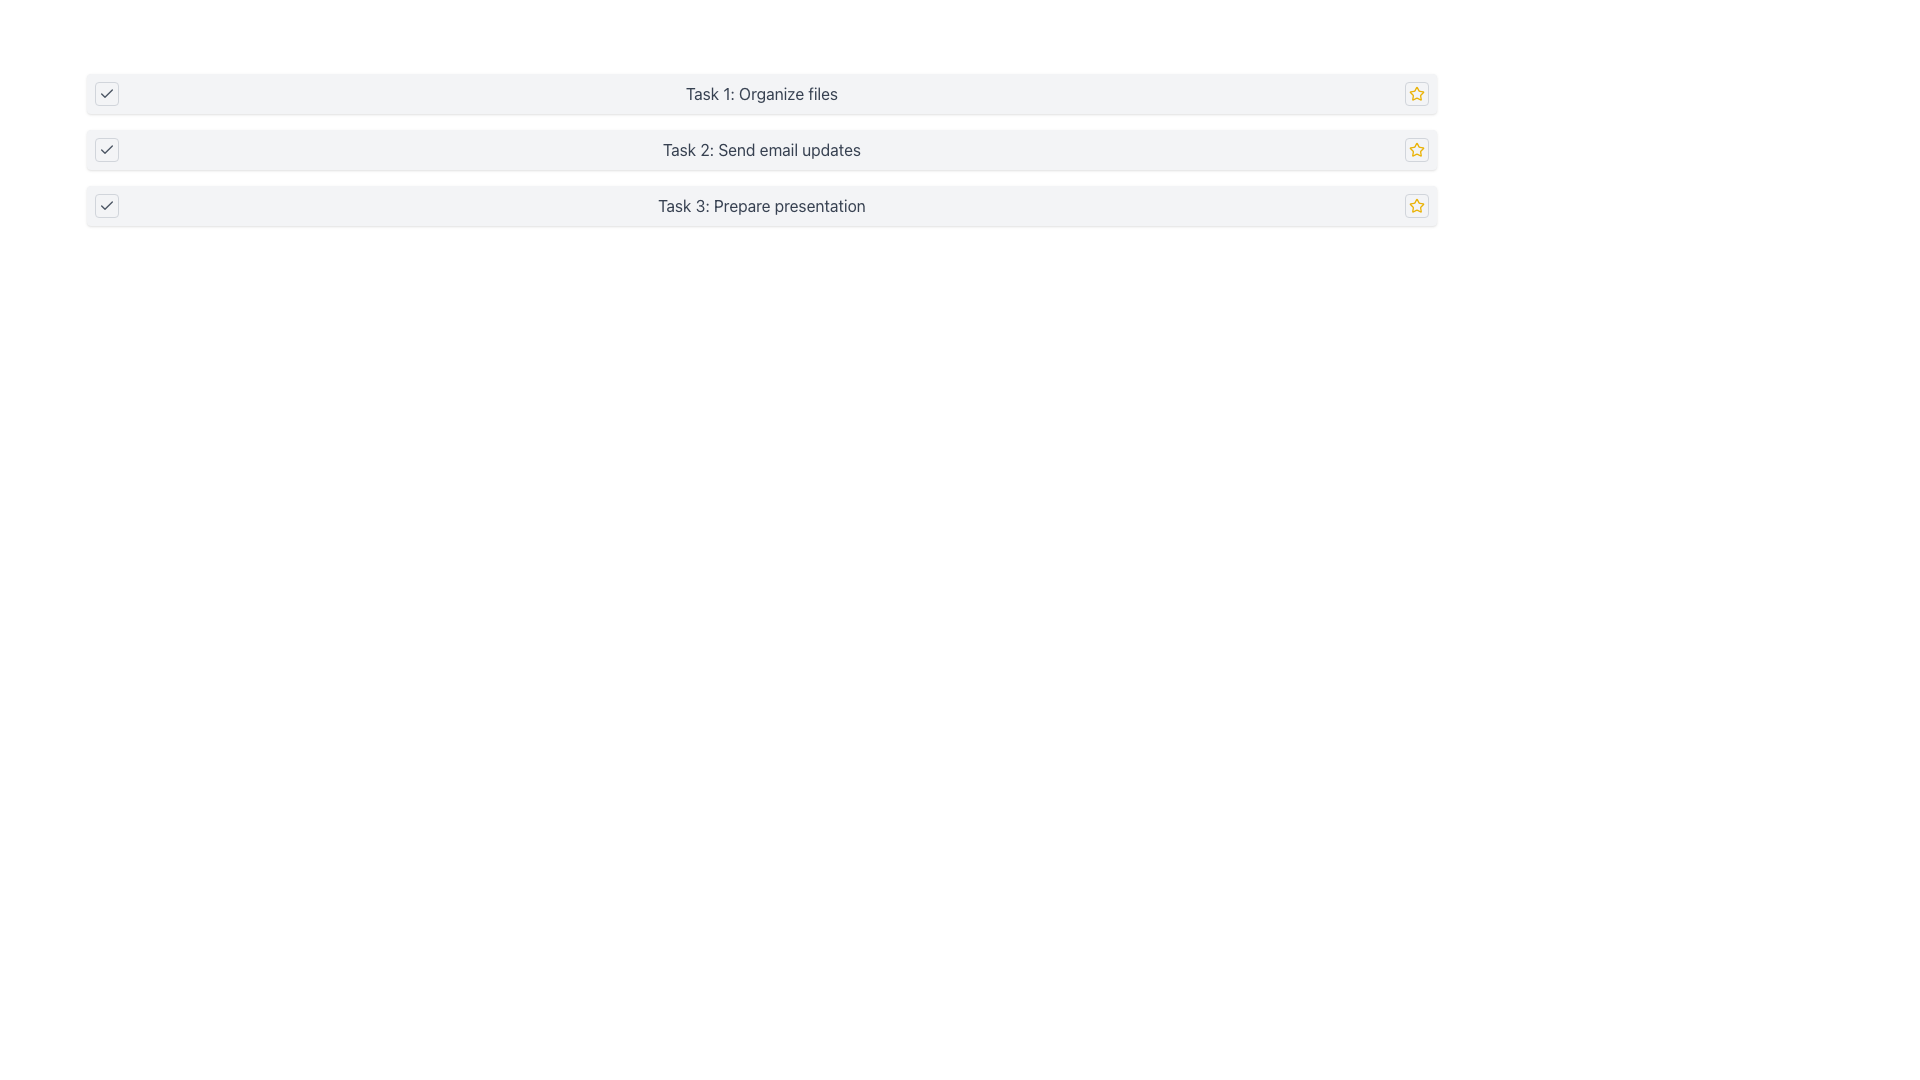 Image resolution: width=1920 pixels, height=1080 pixels. I want to click on the descriptive label for the third task in the list, which is centered horizontally within its row and follows 'Task 2: Send email updates', so click(761, 205).